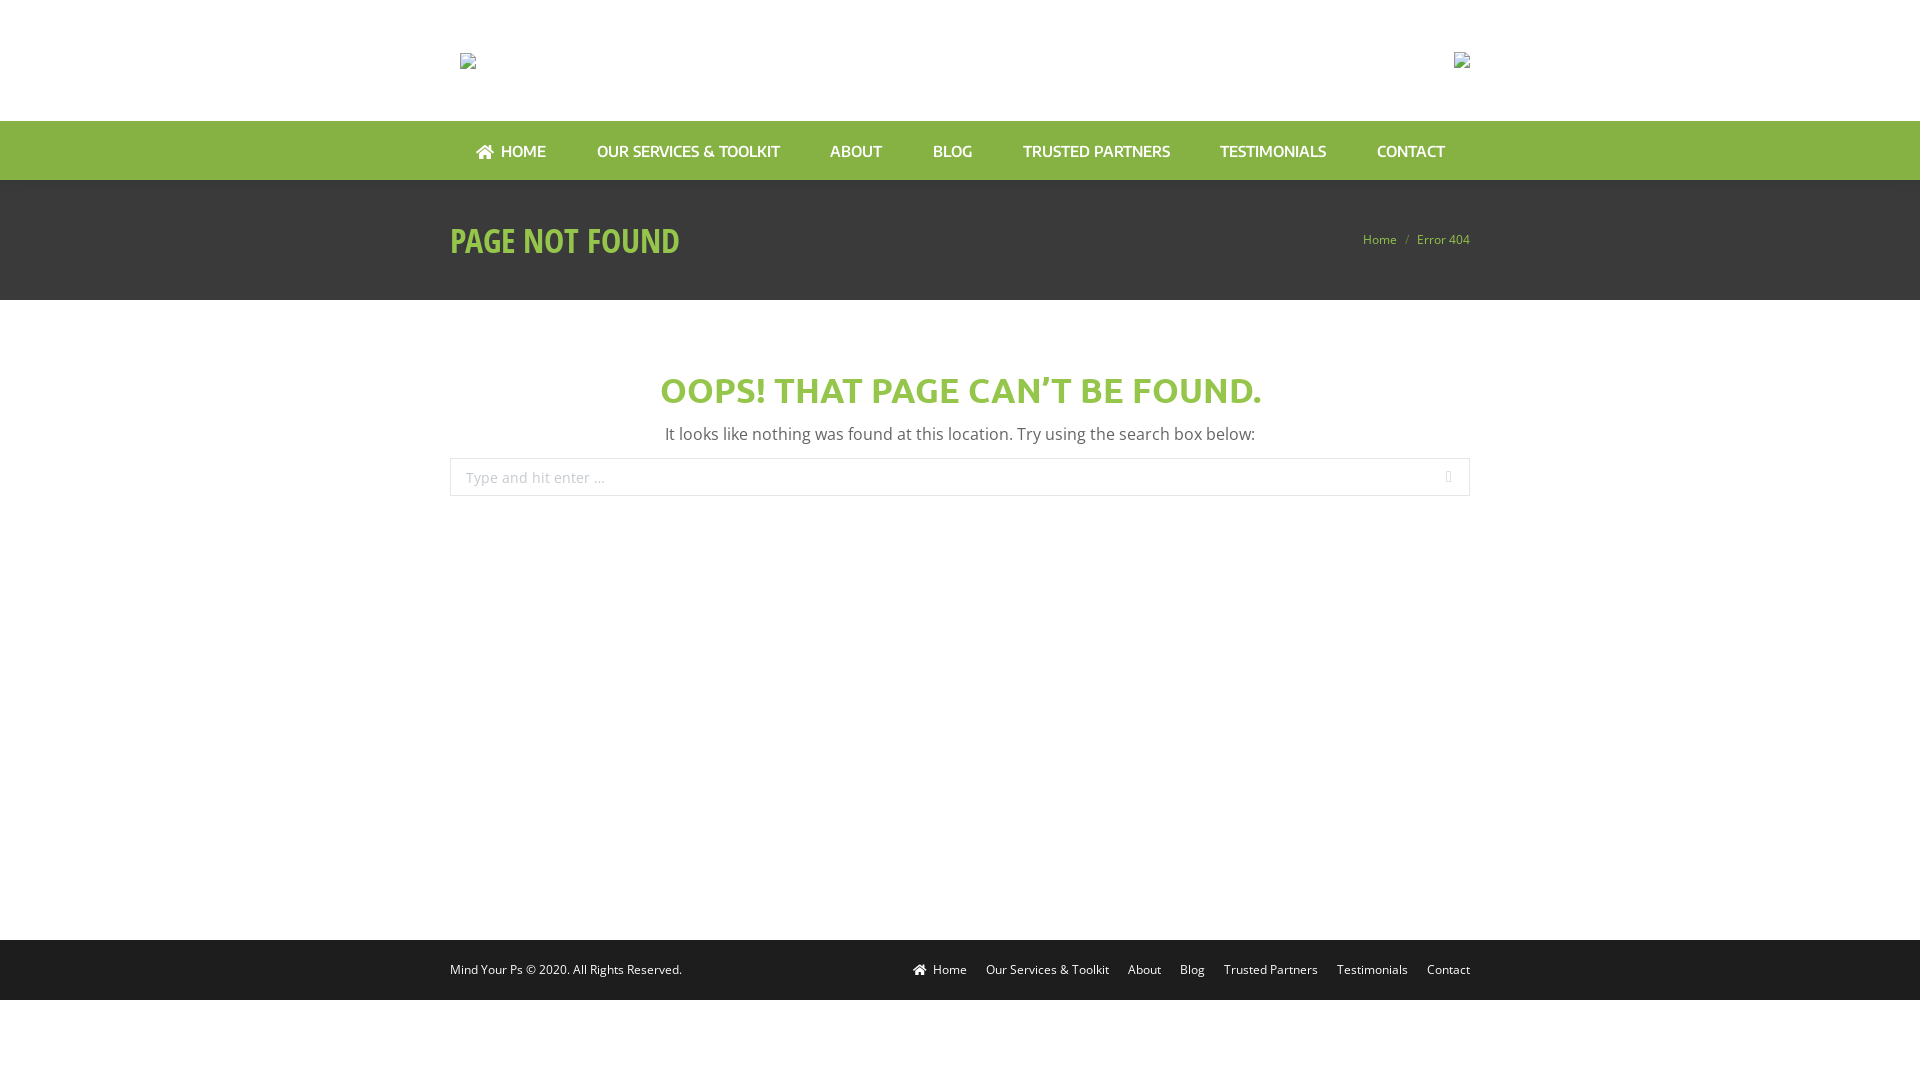 This screenshot has height=1080, width=1920. What do you see at coordinates (510, 150) in the screenshot?
I see `'HOME'` at bounding box center [510, 150].